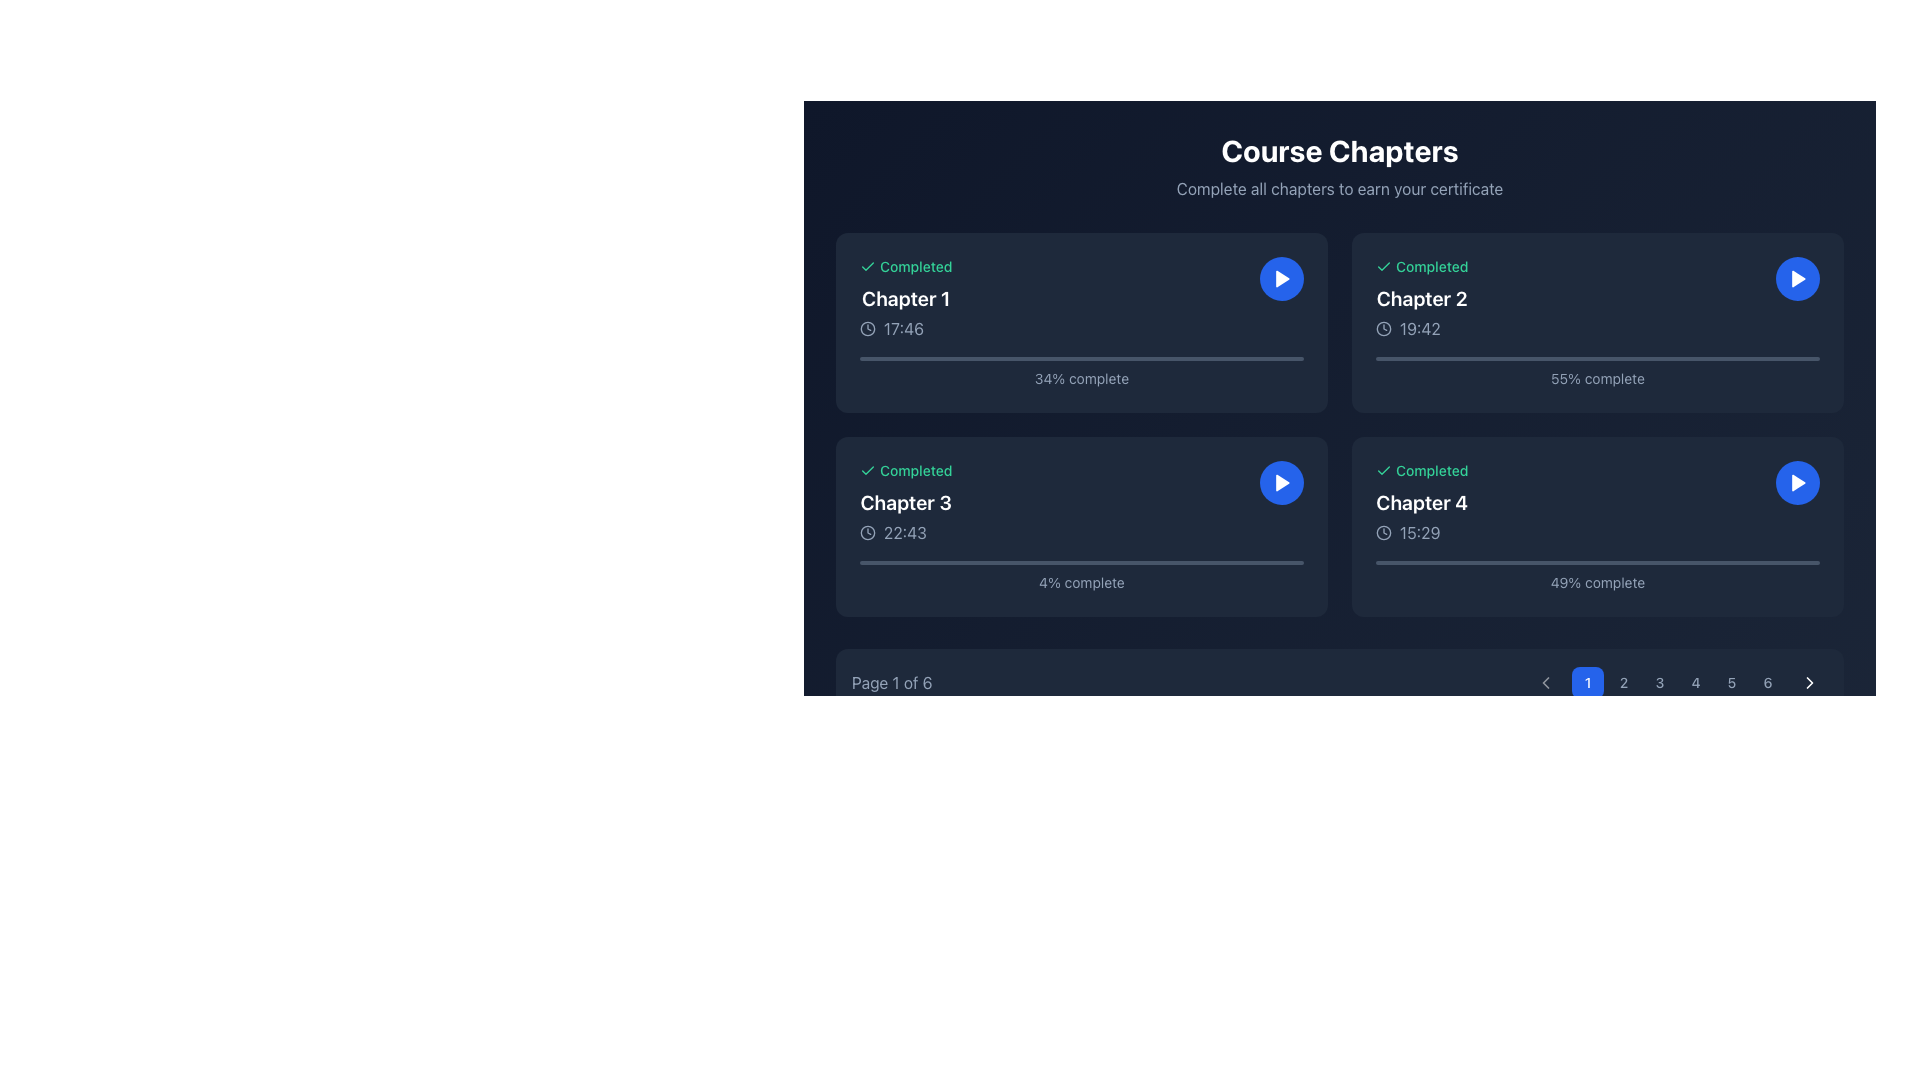 This screenshot has width=1920, height=1080. Describe the element at coordinates (1597, 357) in the screenshot. I see `the thin progress bar with a rounded shape and light gray background located below the text '55% complete' in the 'Chapter 2' section` at that location.